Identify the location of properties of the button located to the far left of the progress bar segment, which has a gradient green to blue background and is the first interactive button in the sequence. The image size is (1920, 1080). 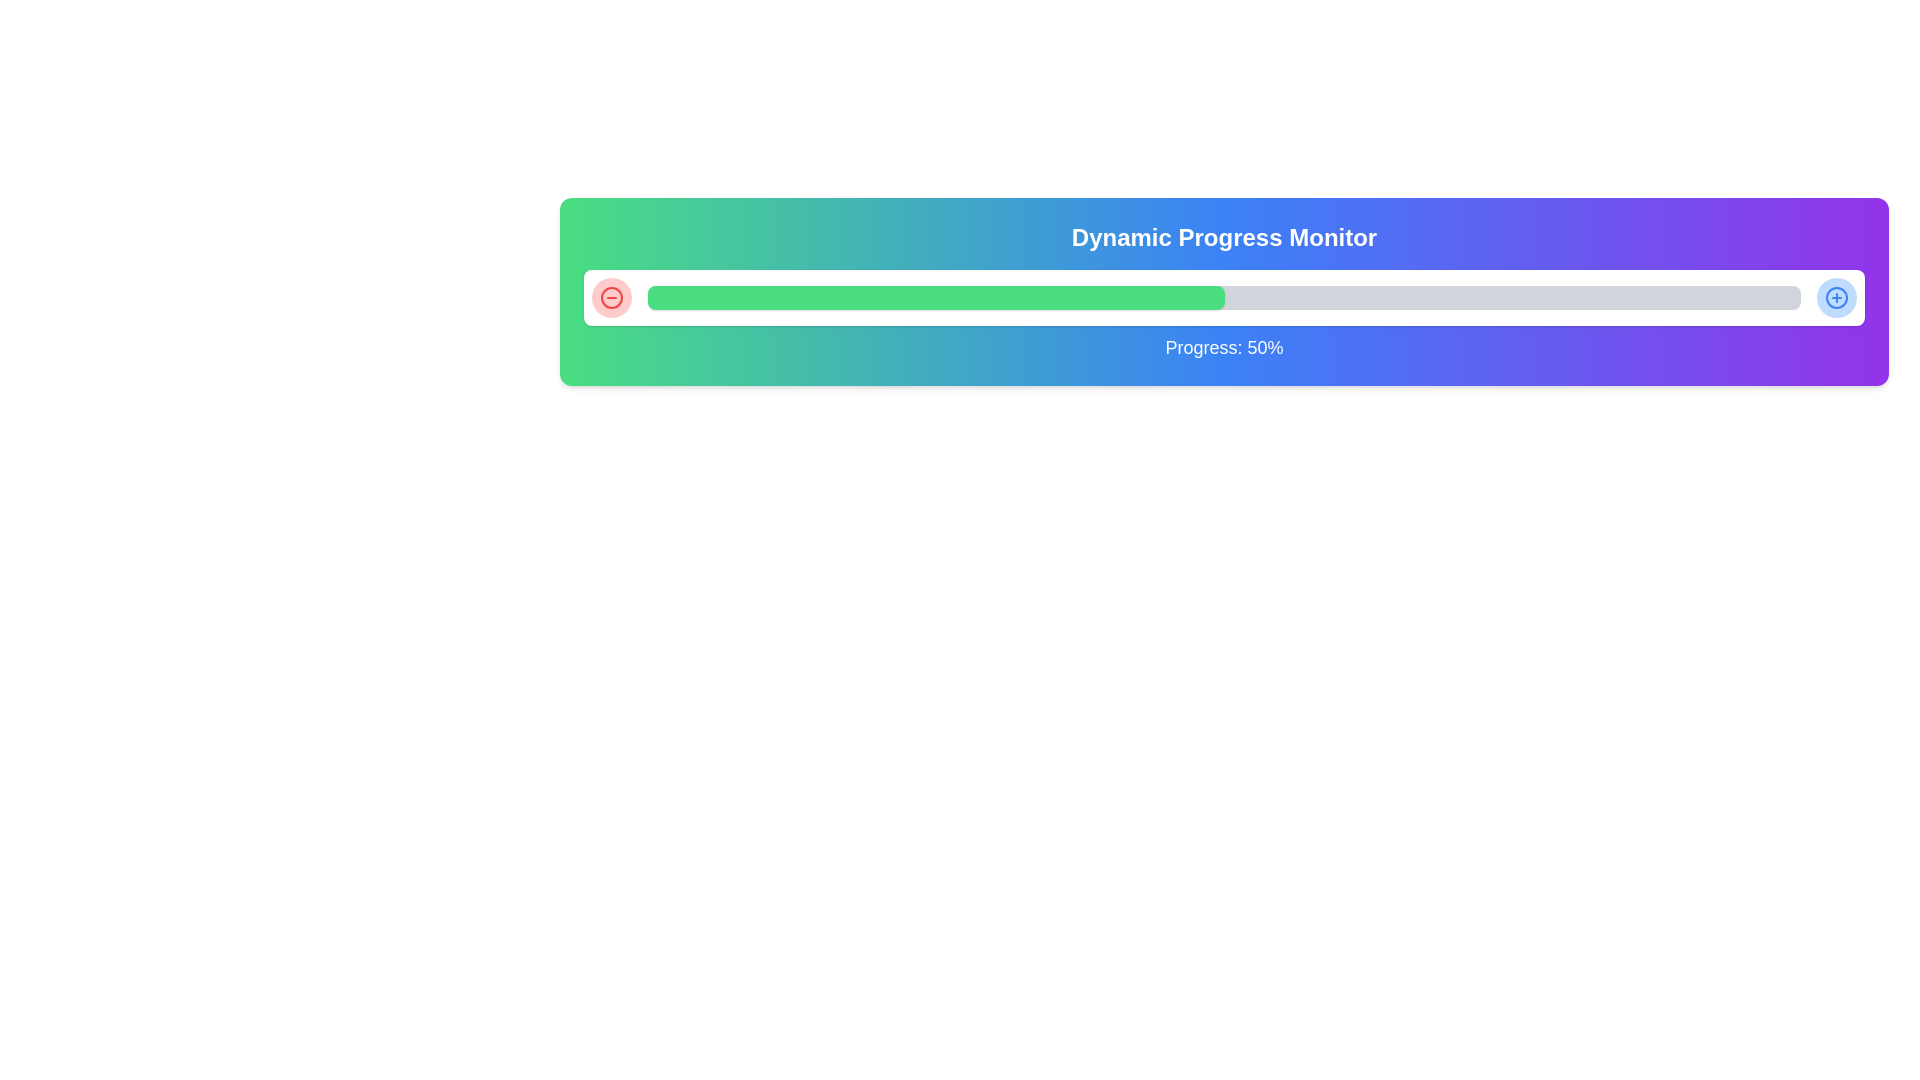
(610, 297).